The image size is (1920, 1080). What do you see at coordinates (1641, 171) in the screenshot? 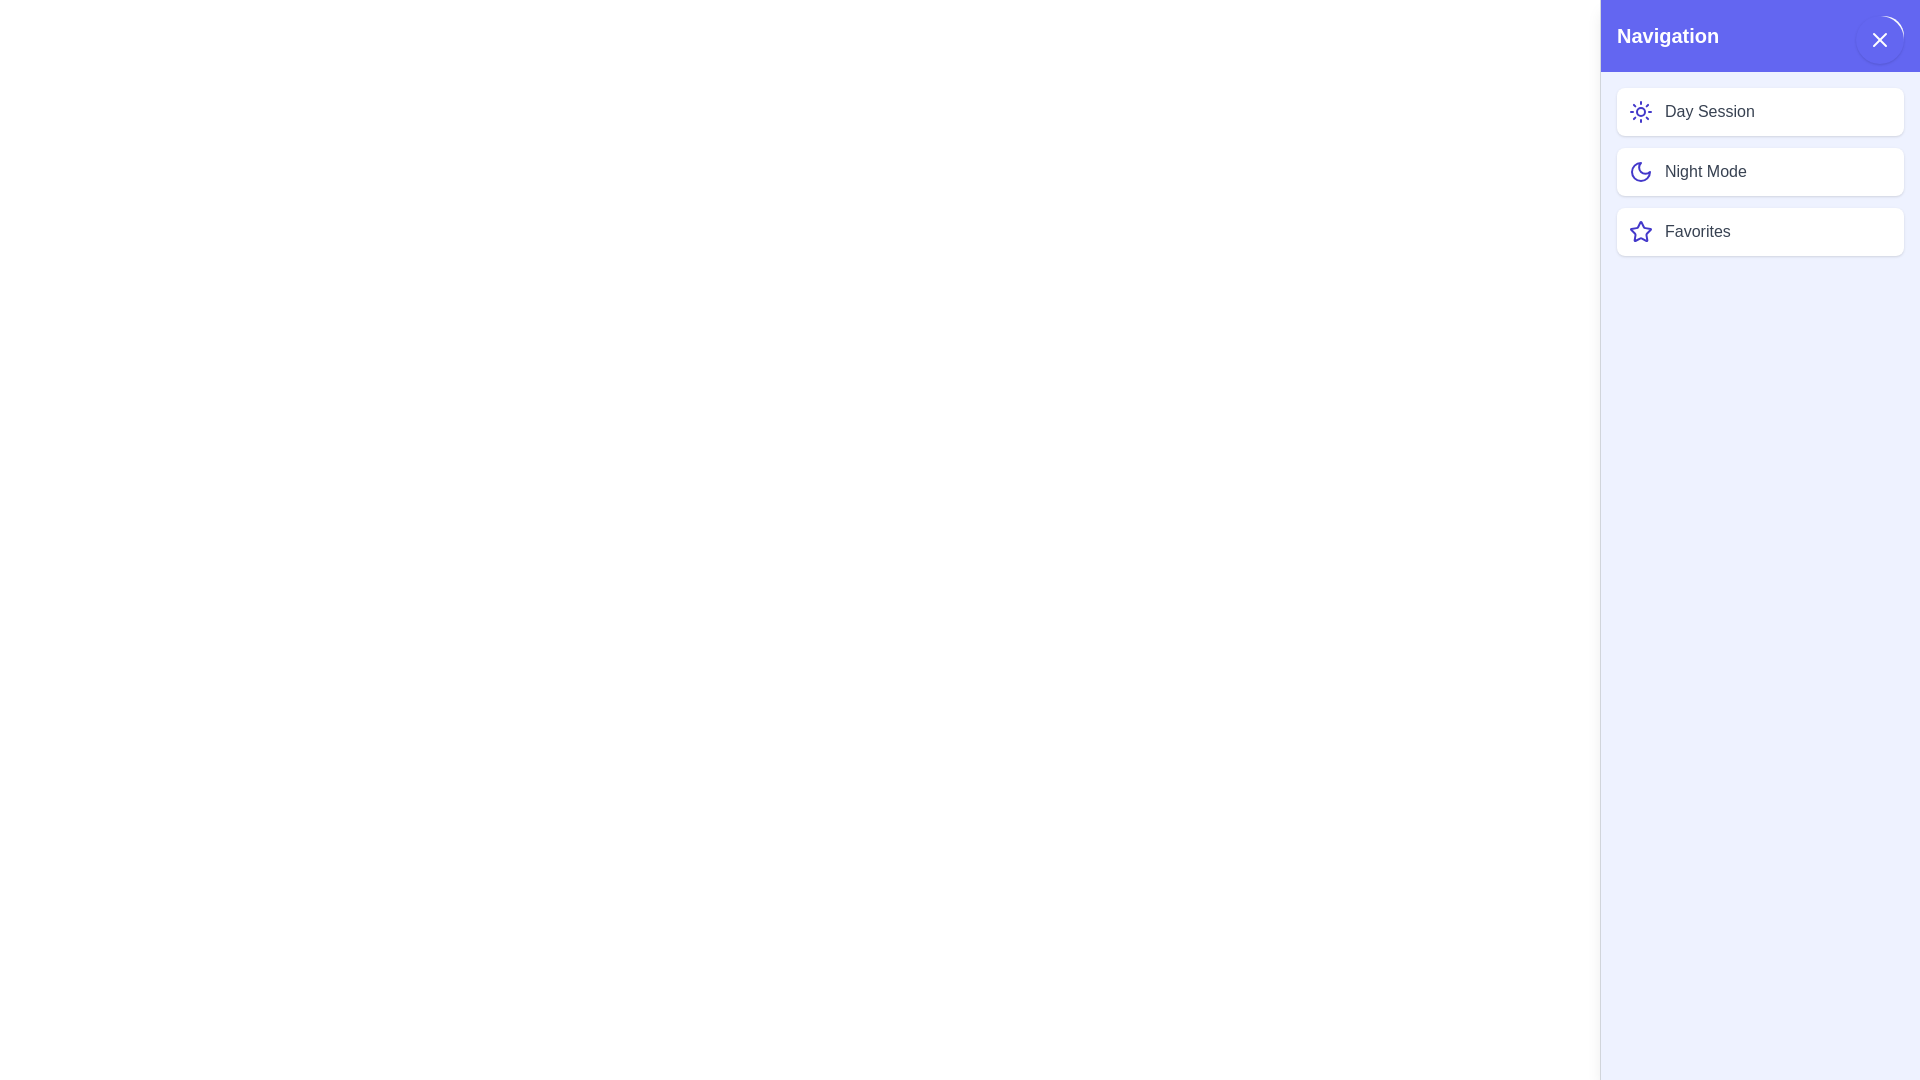
I see `the icon next to the list item Night Mode to perform the associated action` at bounding box center [1641, 171].